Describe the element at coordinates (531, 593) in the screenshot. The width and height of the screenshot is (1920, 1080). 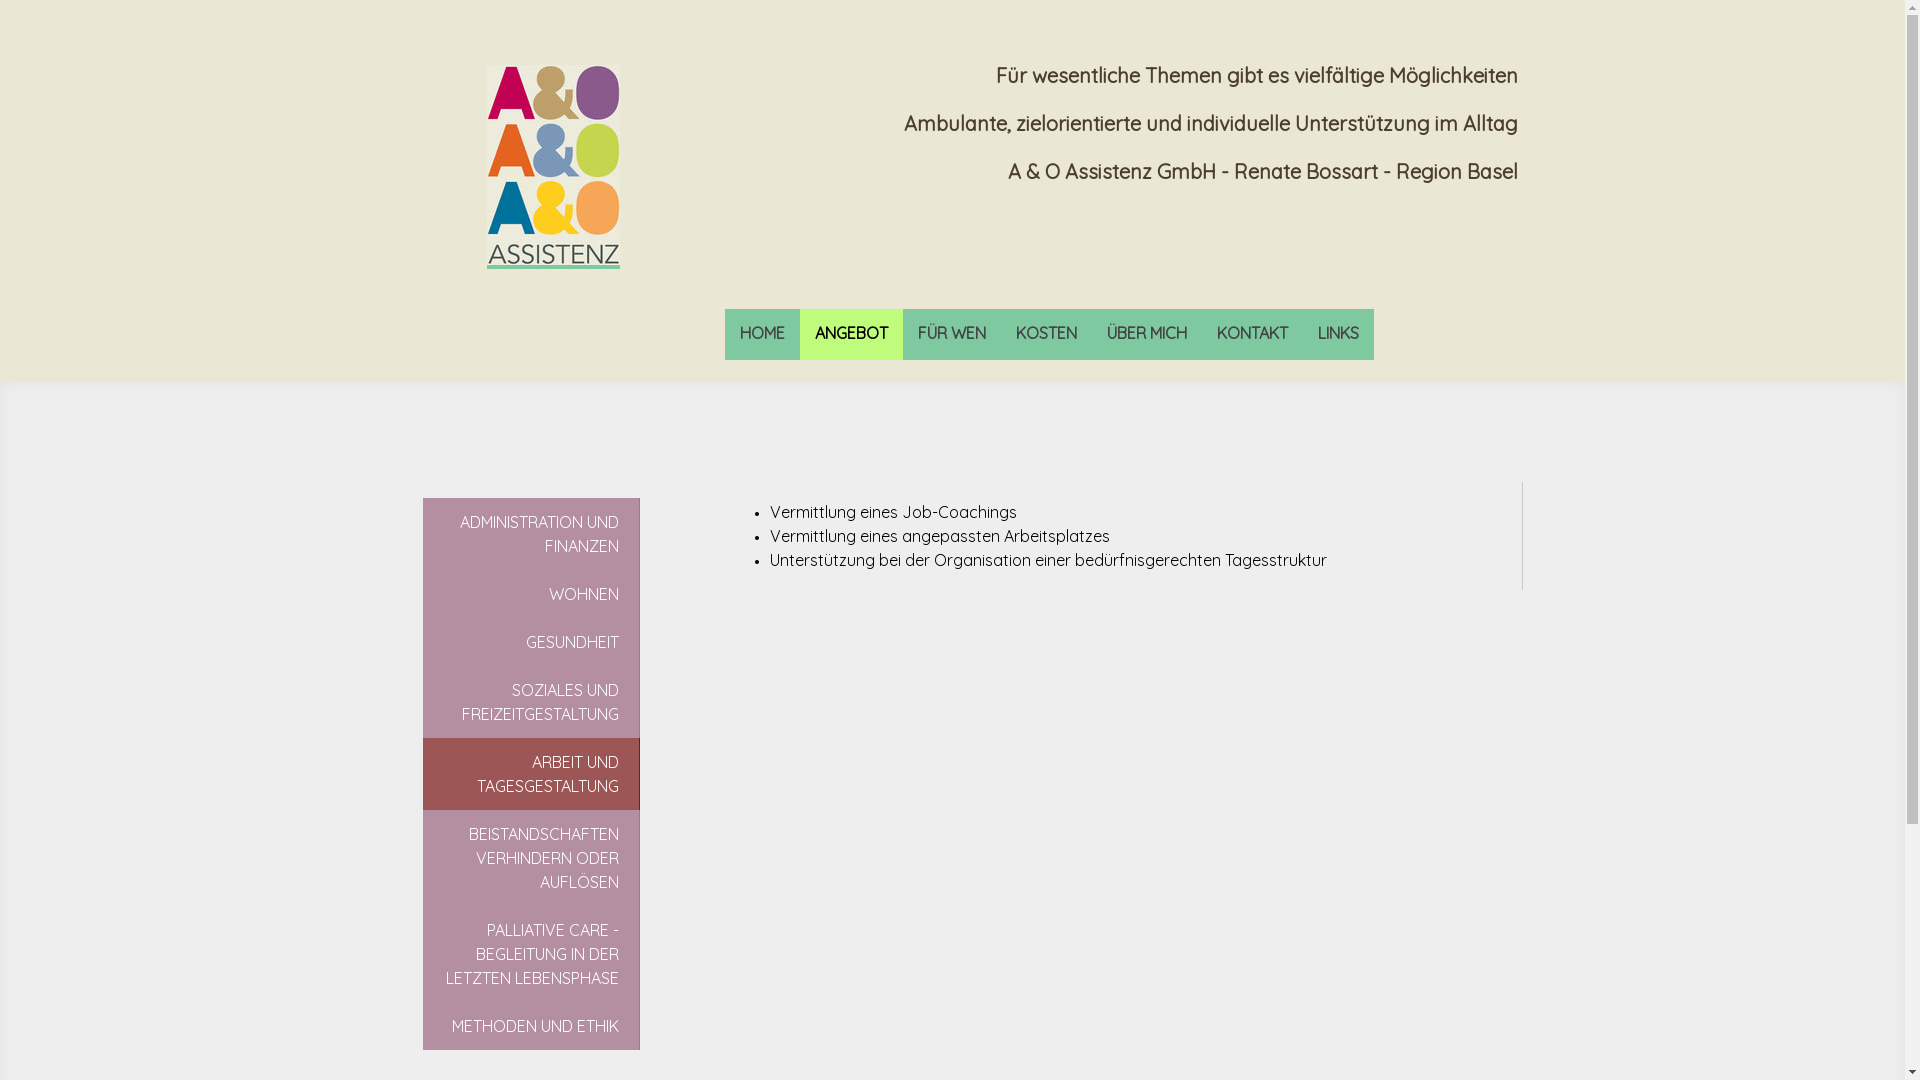
I see `'WOHNEN'` at that location.